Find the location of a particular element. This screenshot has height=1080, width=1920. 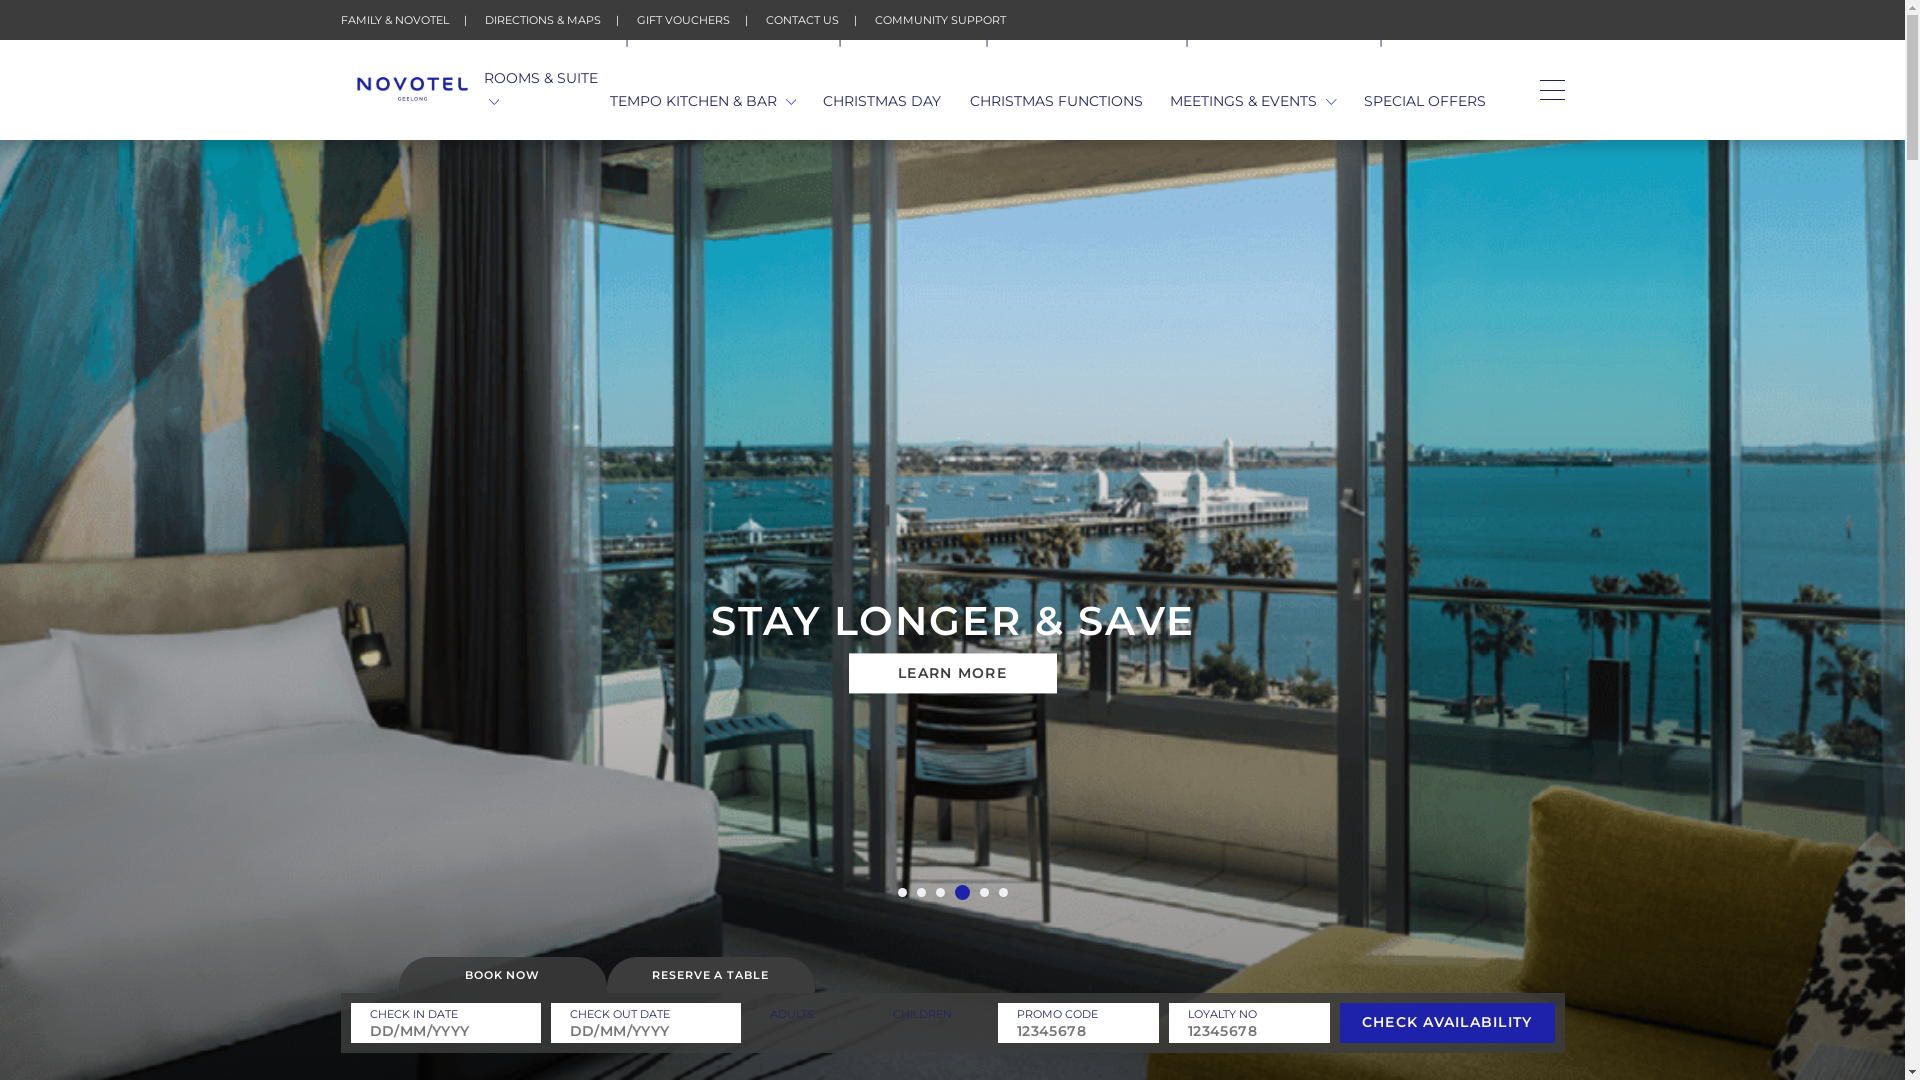

'ROOMS & SUITE' is located at coordinates (547, 88).